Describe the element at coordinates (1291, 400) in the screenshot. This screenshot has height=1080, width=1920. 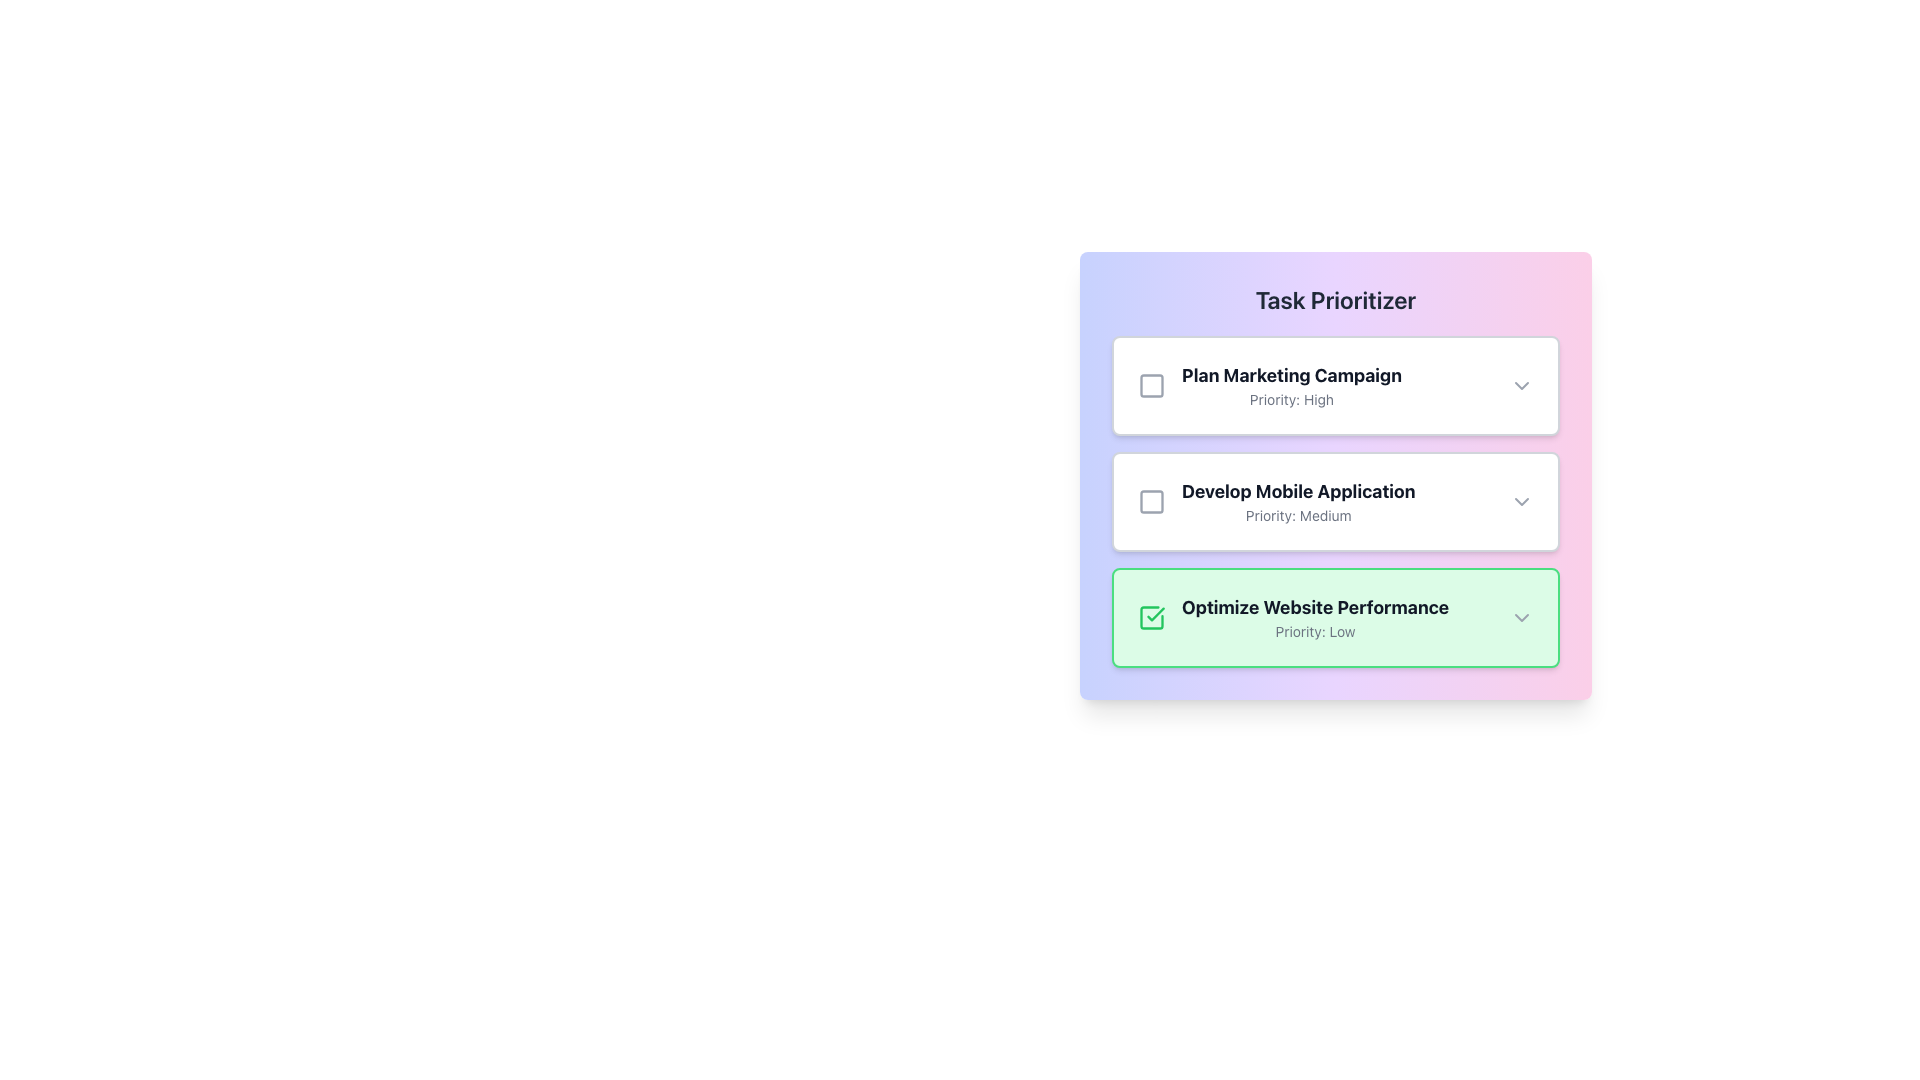
I see `the text label stating 'Priority: High' which is positioned directly beneath the title 'Plan Marketing Campaign'` at that location.